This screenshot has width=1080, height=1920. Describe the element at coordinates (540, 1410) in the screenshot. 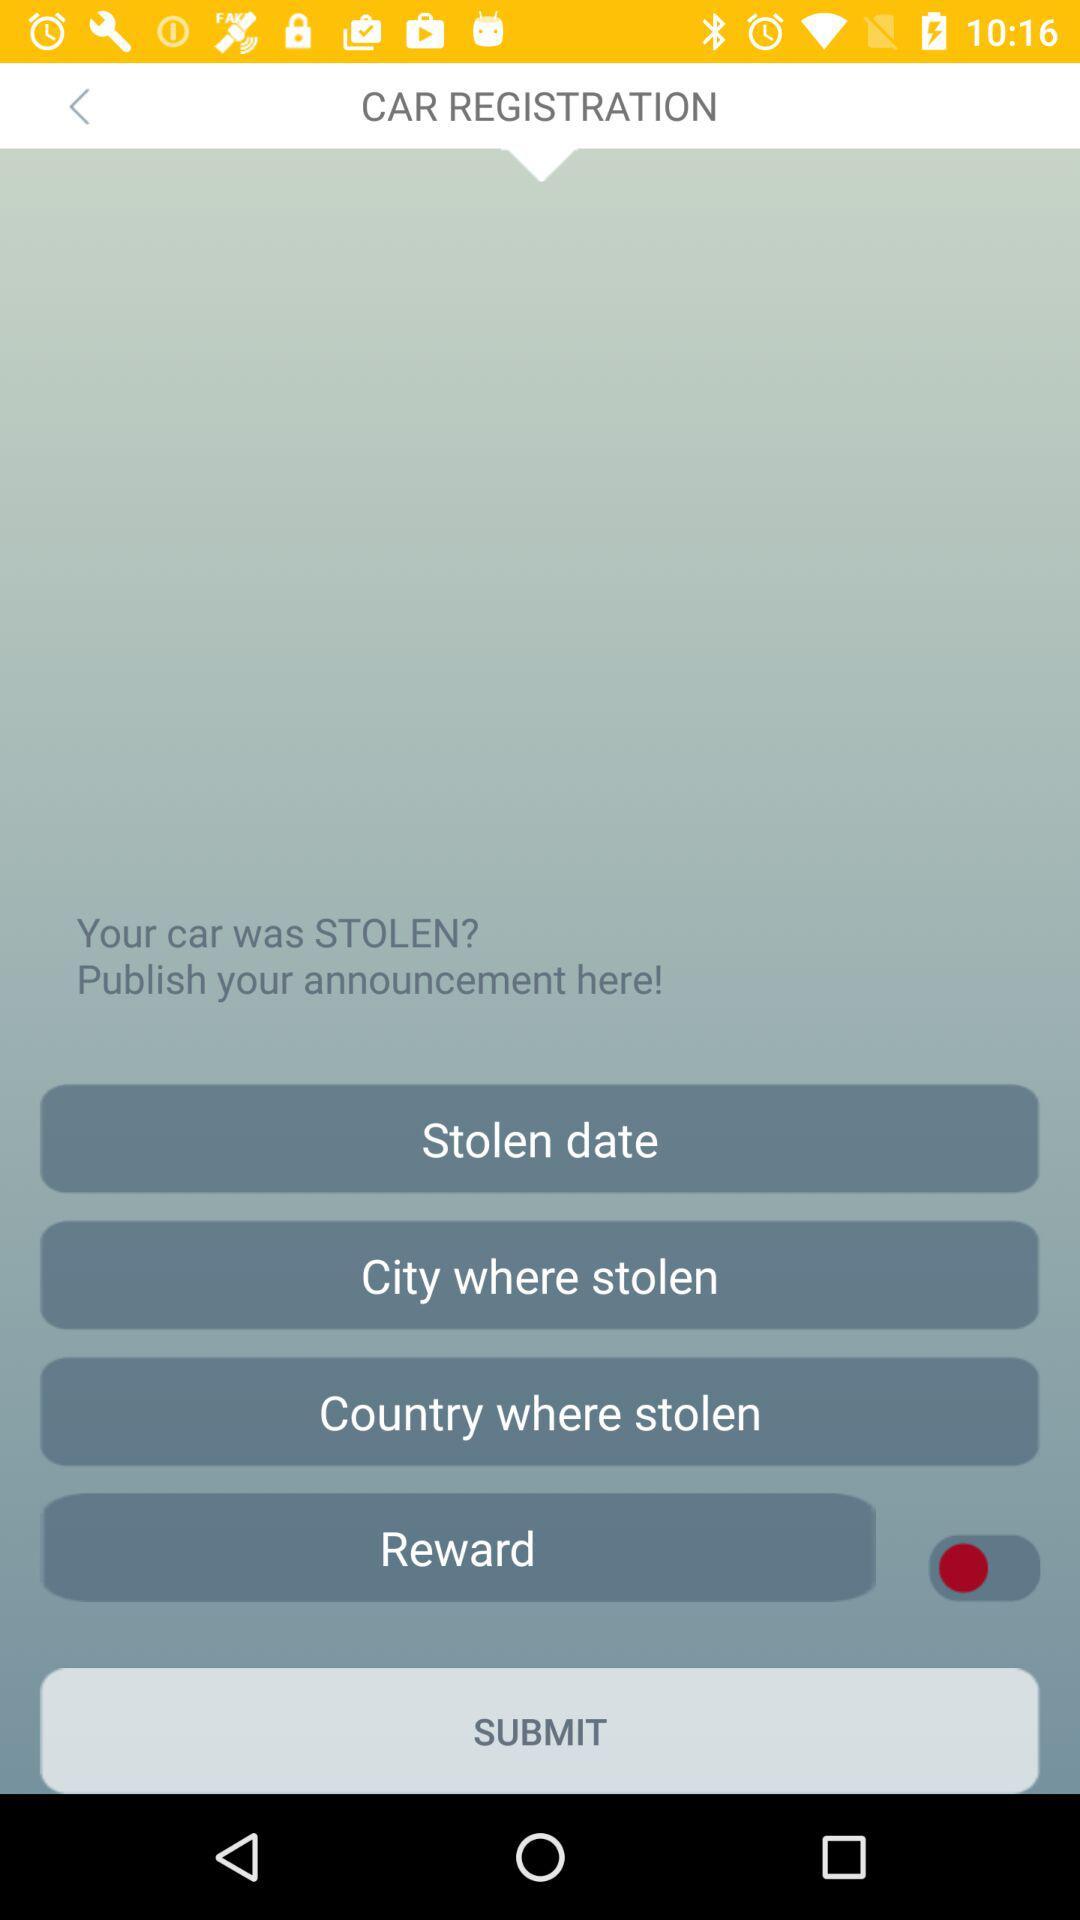

I see `country where stolen` at that location.